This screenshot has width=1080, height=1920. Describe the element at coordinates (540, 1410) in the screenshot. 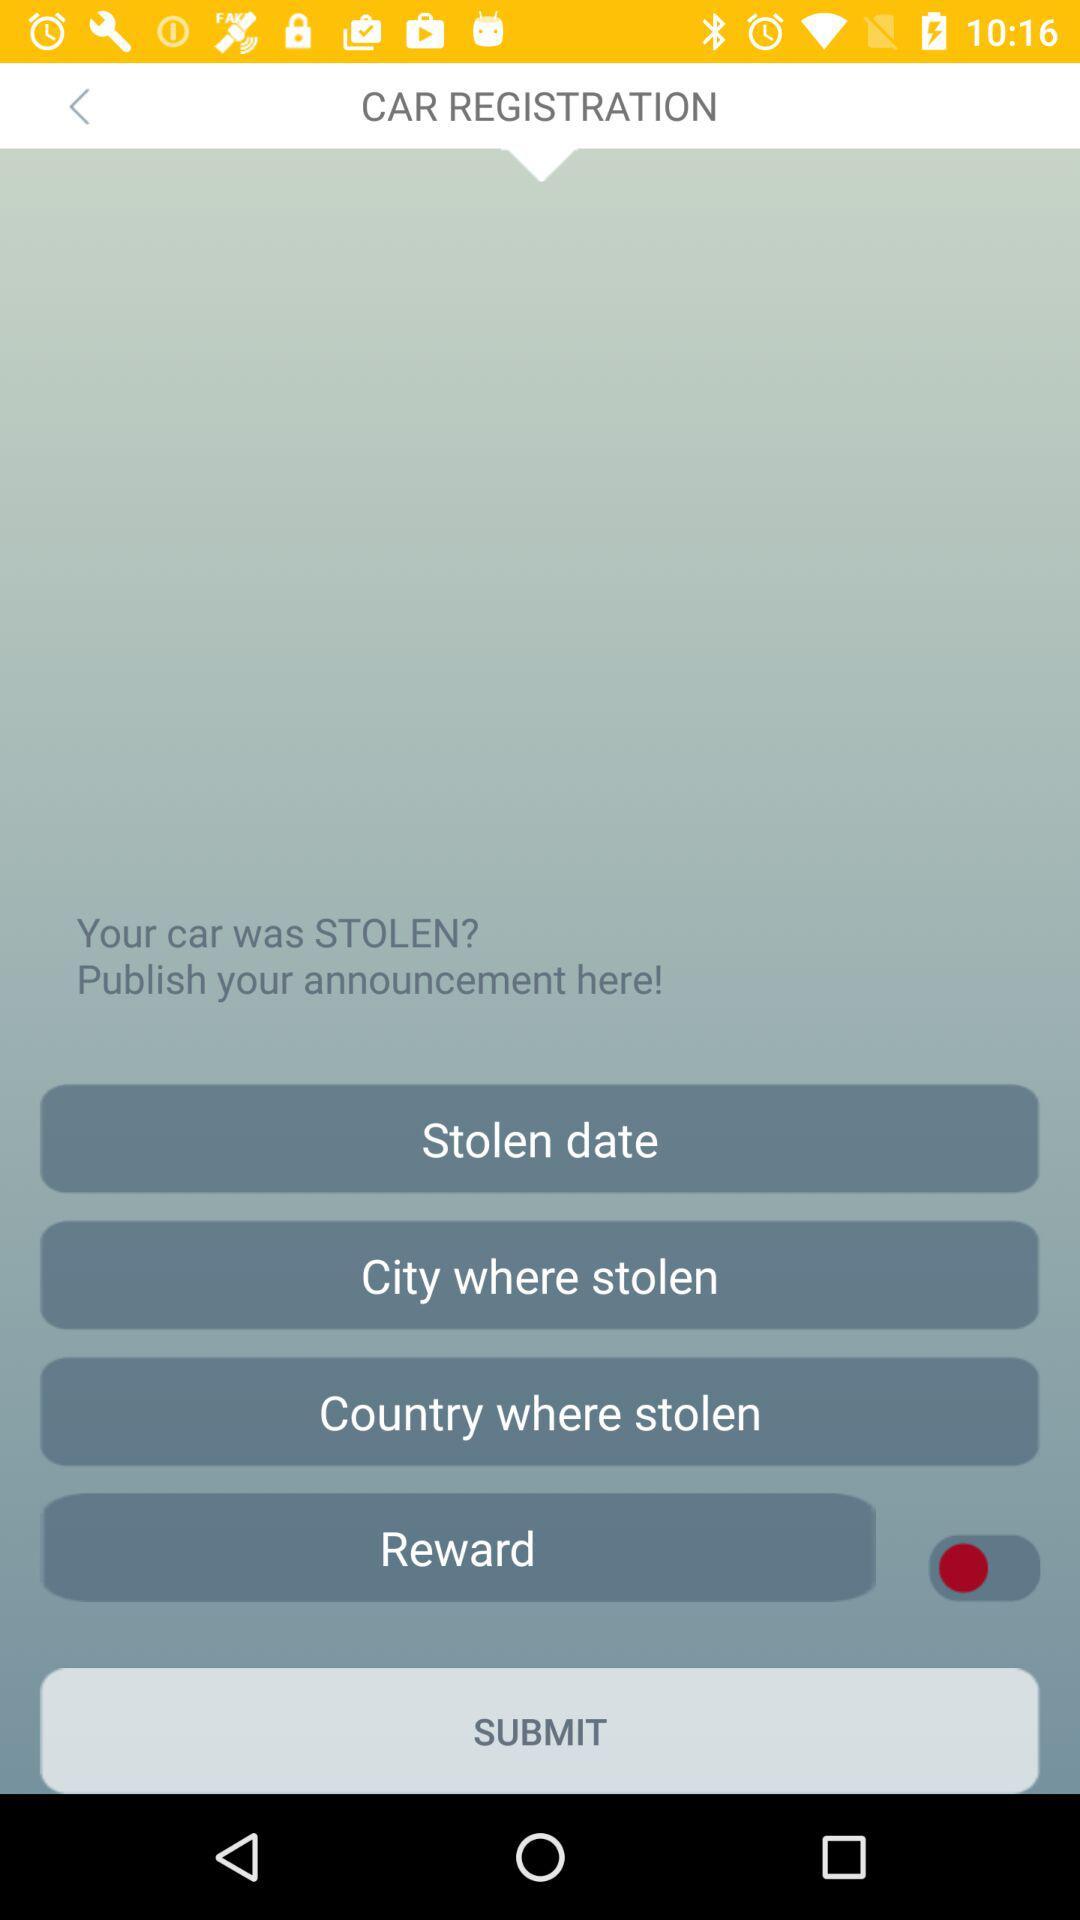

I see `country where stolen` at that location.